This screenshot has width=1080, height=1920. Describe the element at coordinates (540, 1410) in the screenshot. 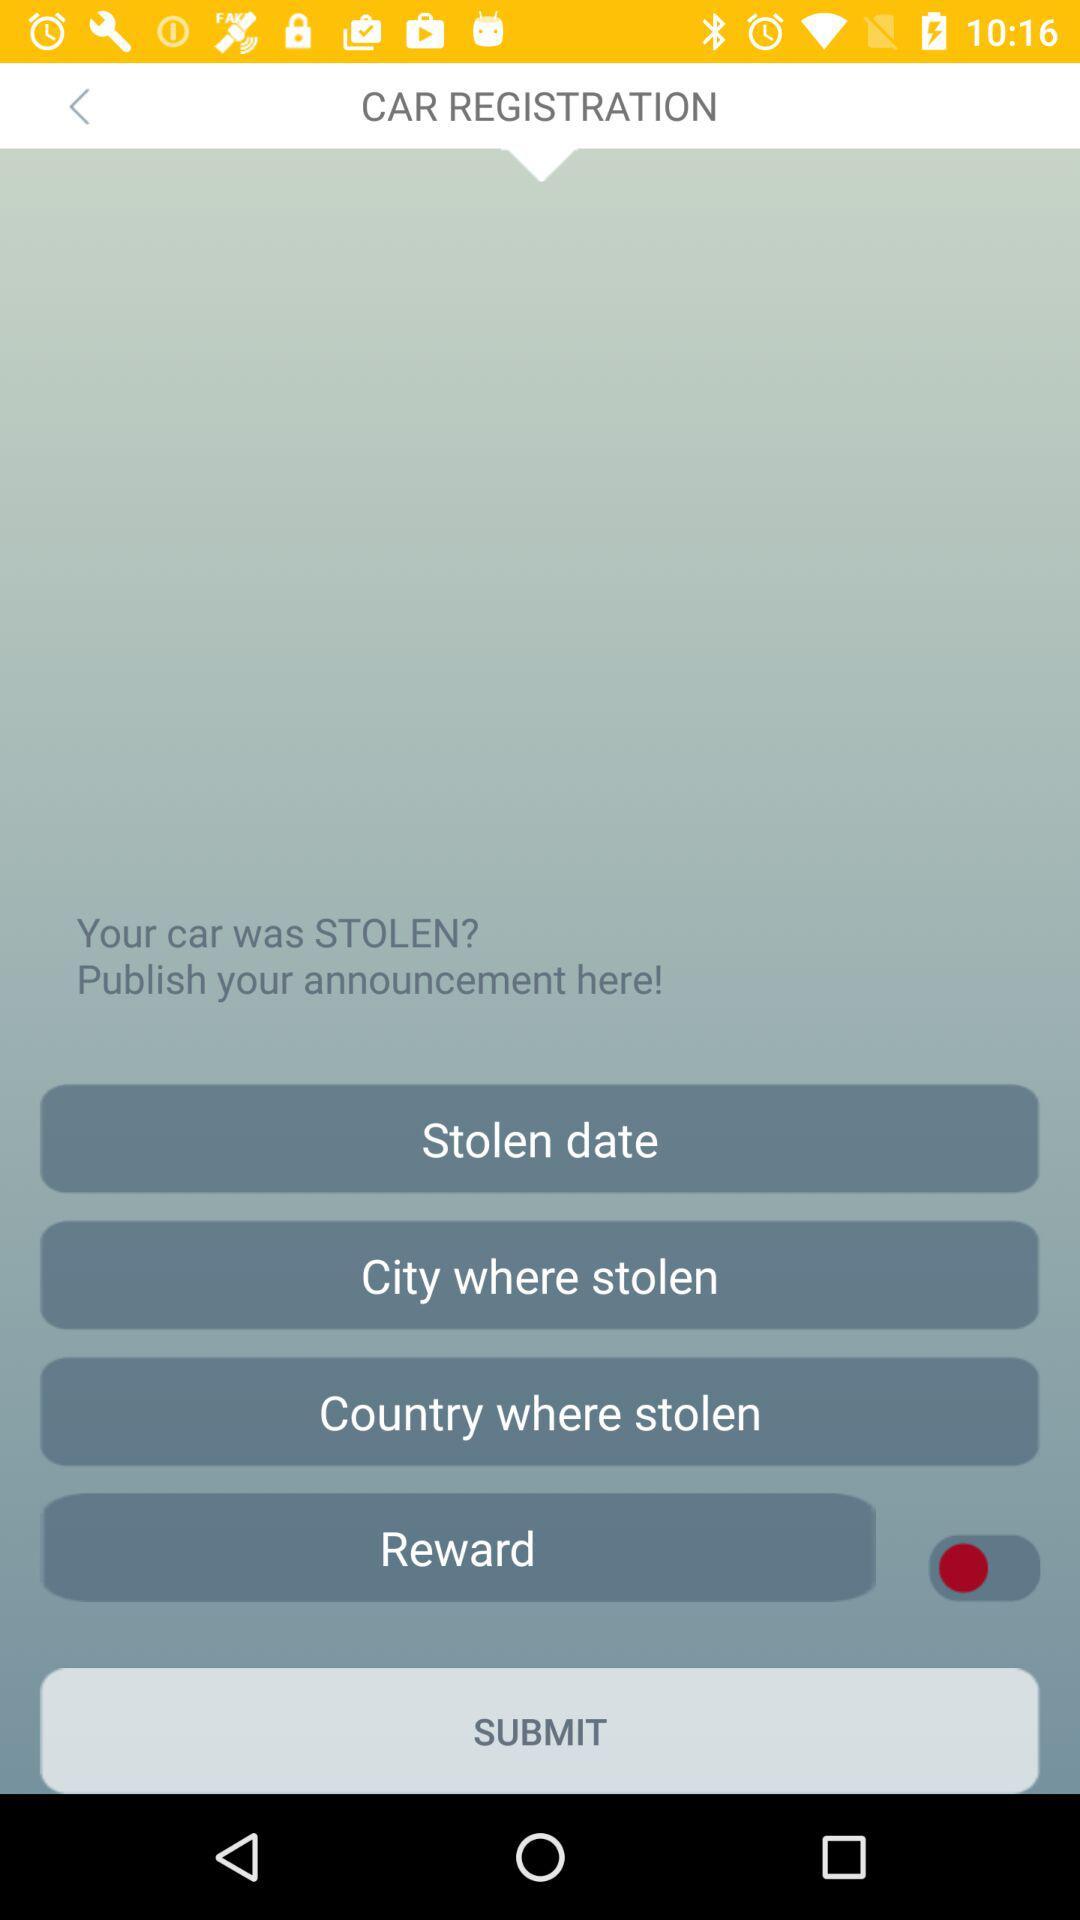

I see `country where stolen` at that location.